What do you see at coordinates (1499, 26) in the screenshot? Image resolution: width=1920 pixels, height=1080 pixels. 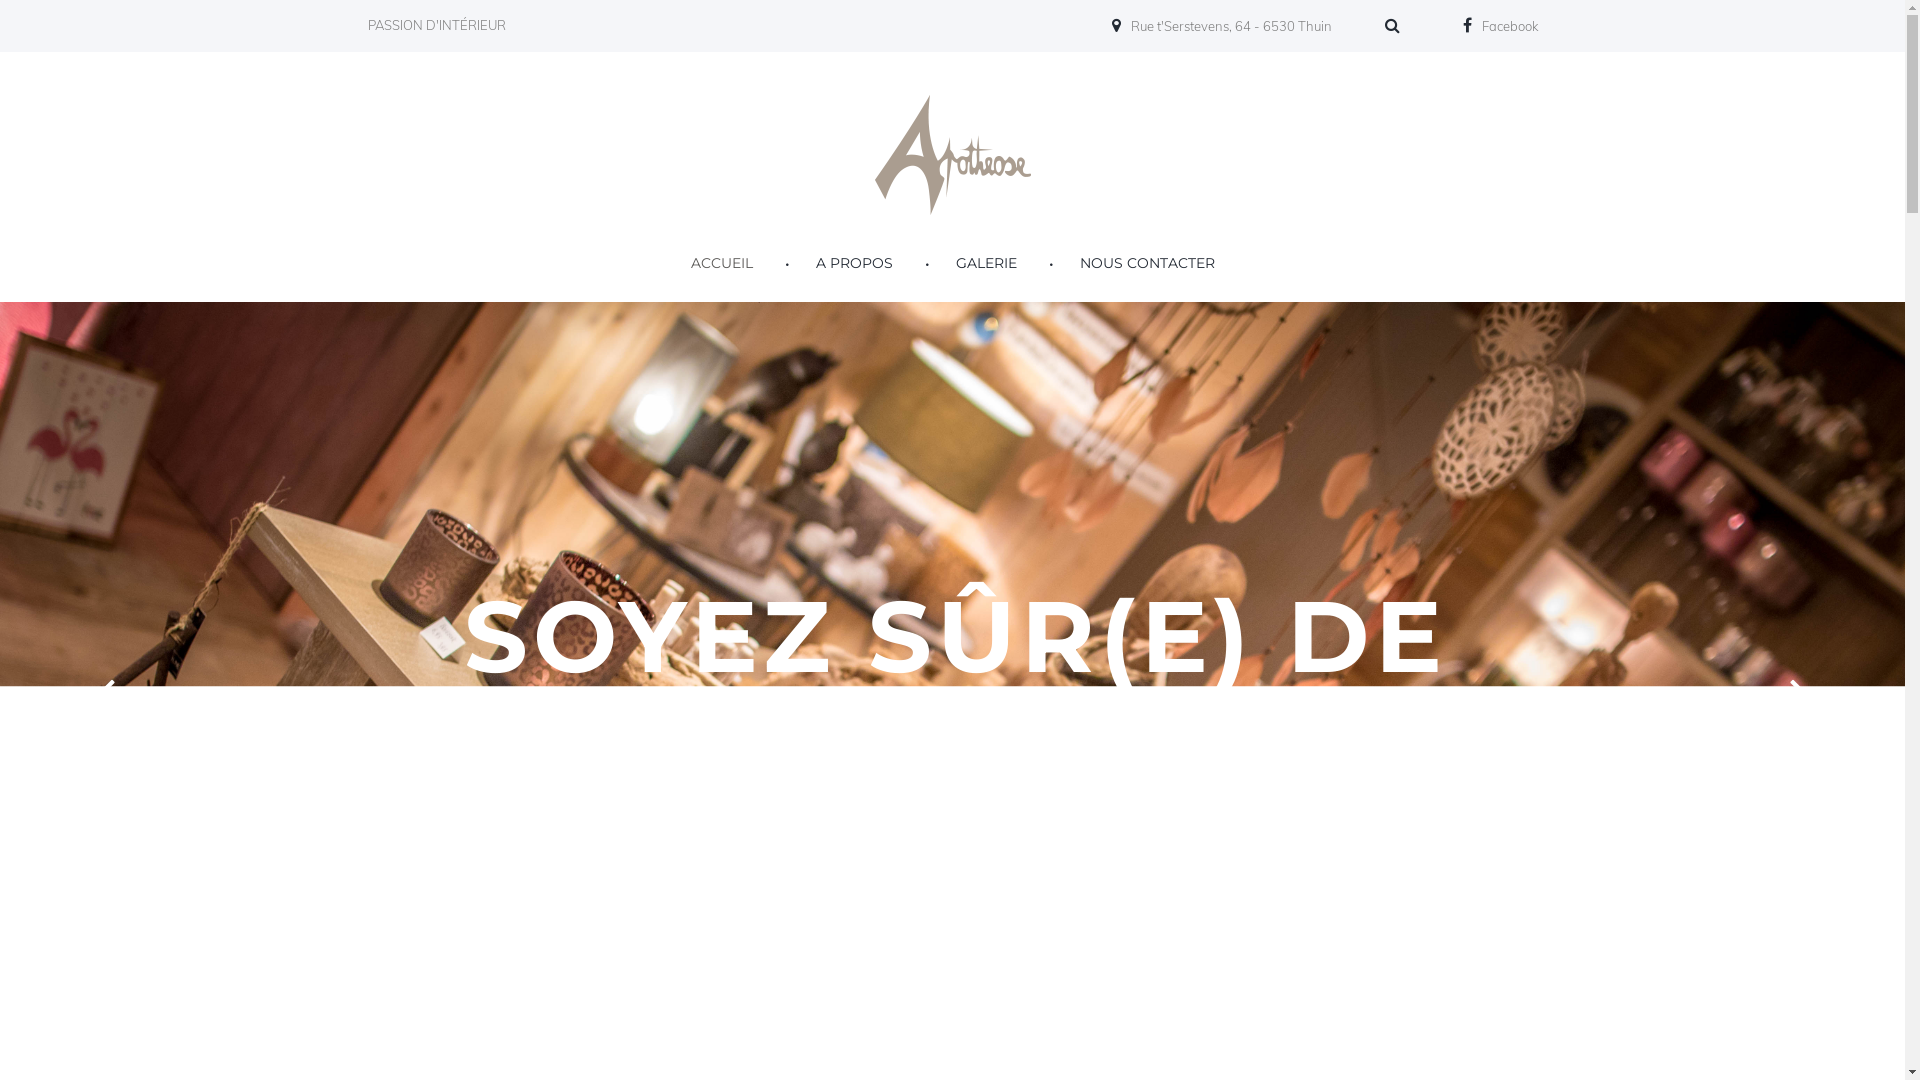 I see `'Facebook'` at bounding box center [1499, 26].